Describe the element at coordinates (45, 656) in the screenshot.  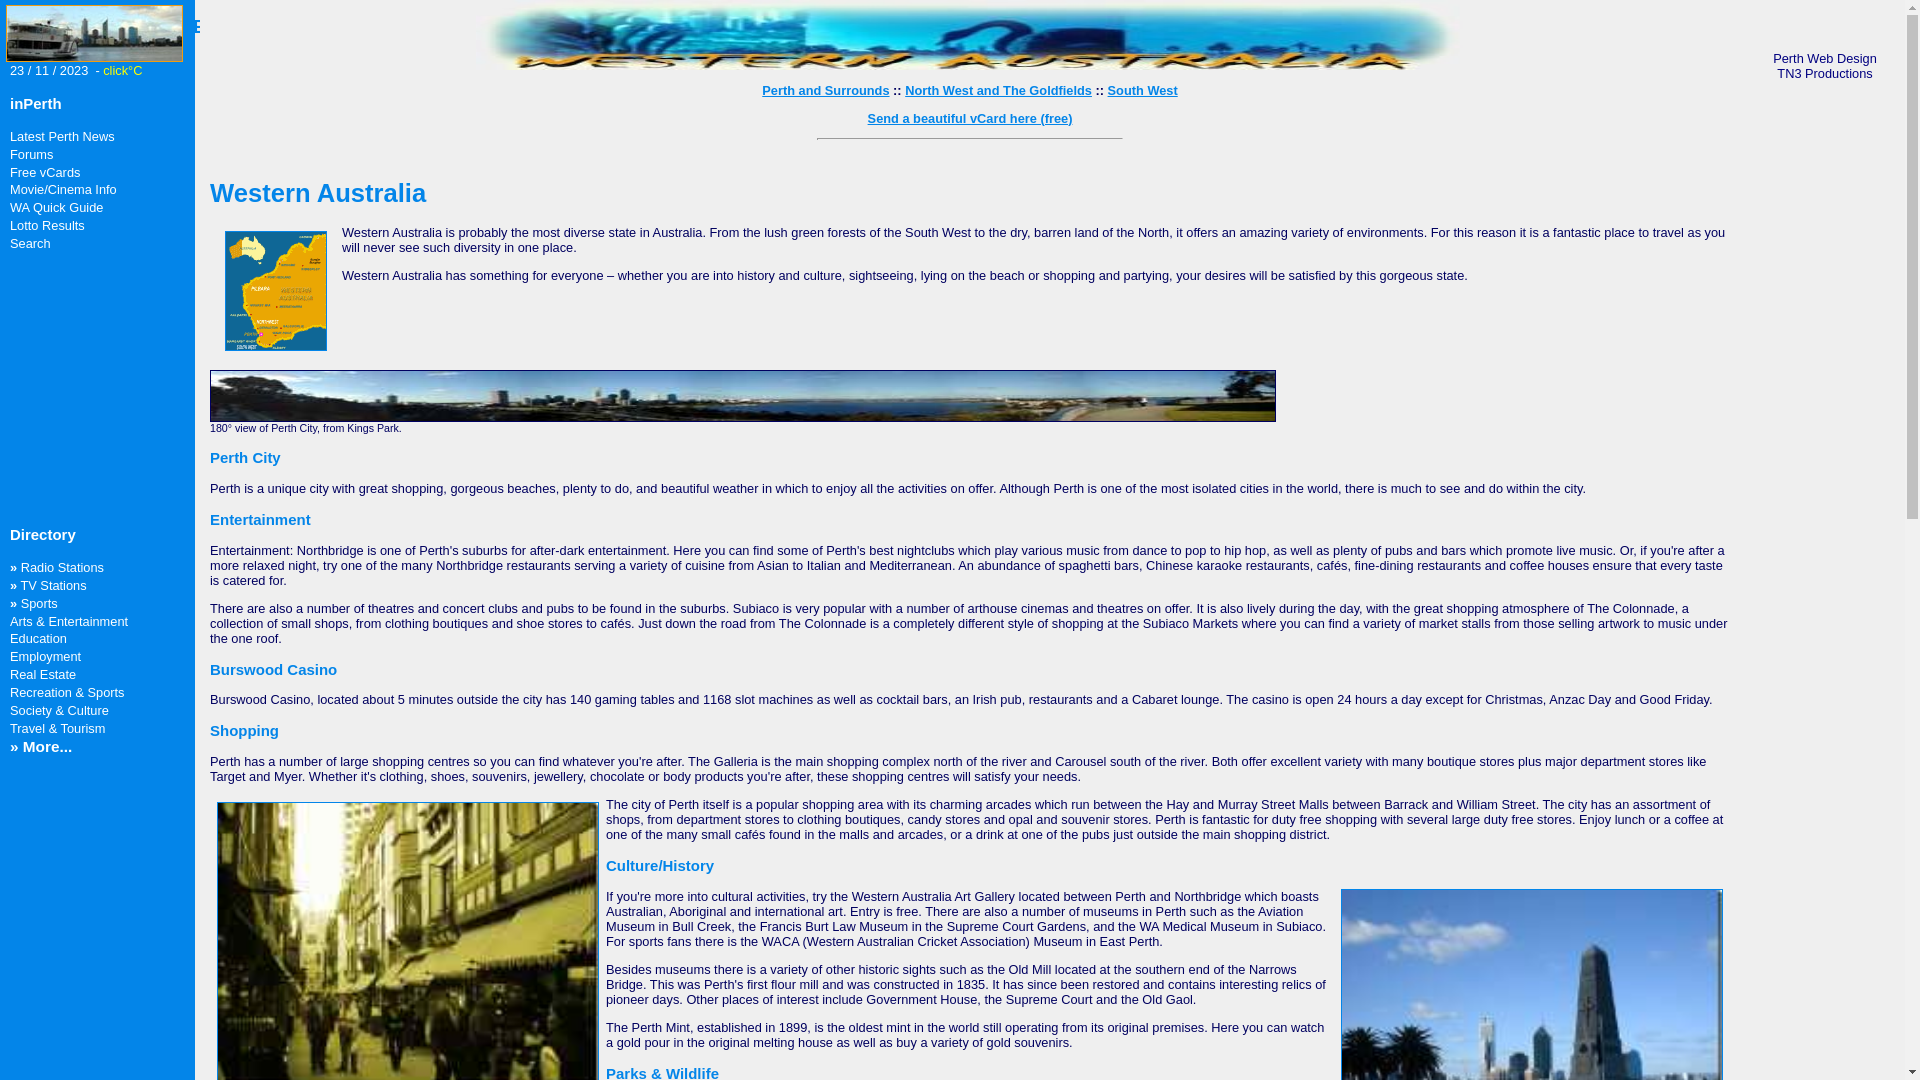
I see `'Employment'` at that location.